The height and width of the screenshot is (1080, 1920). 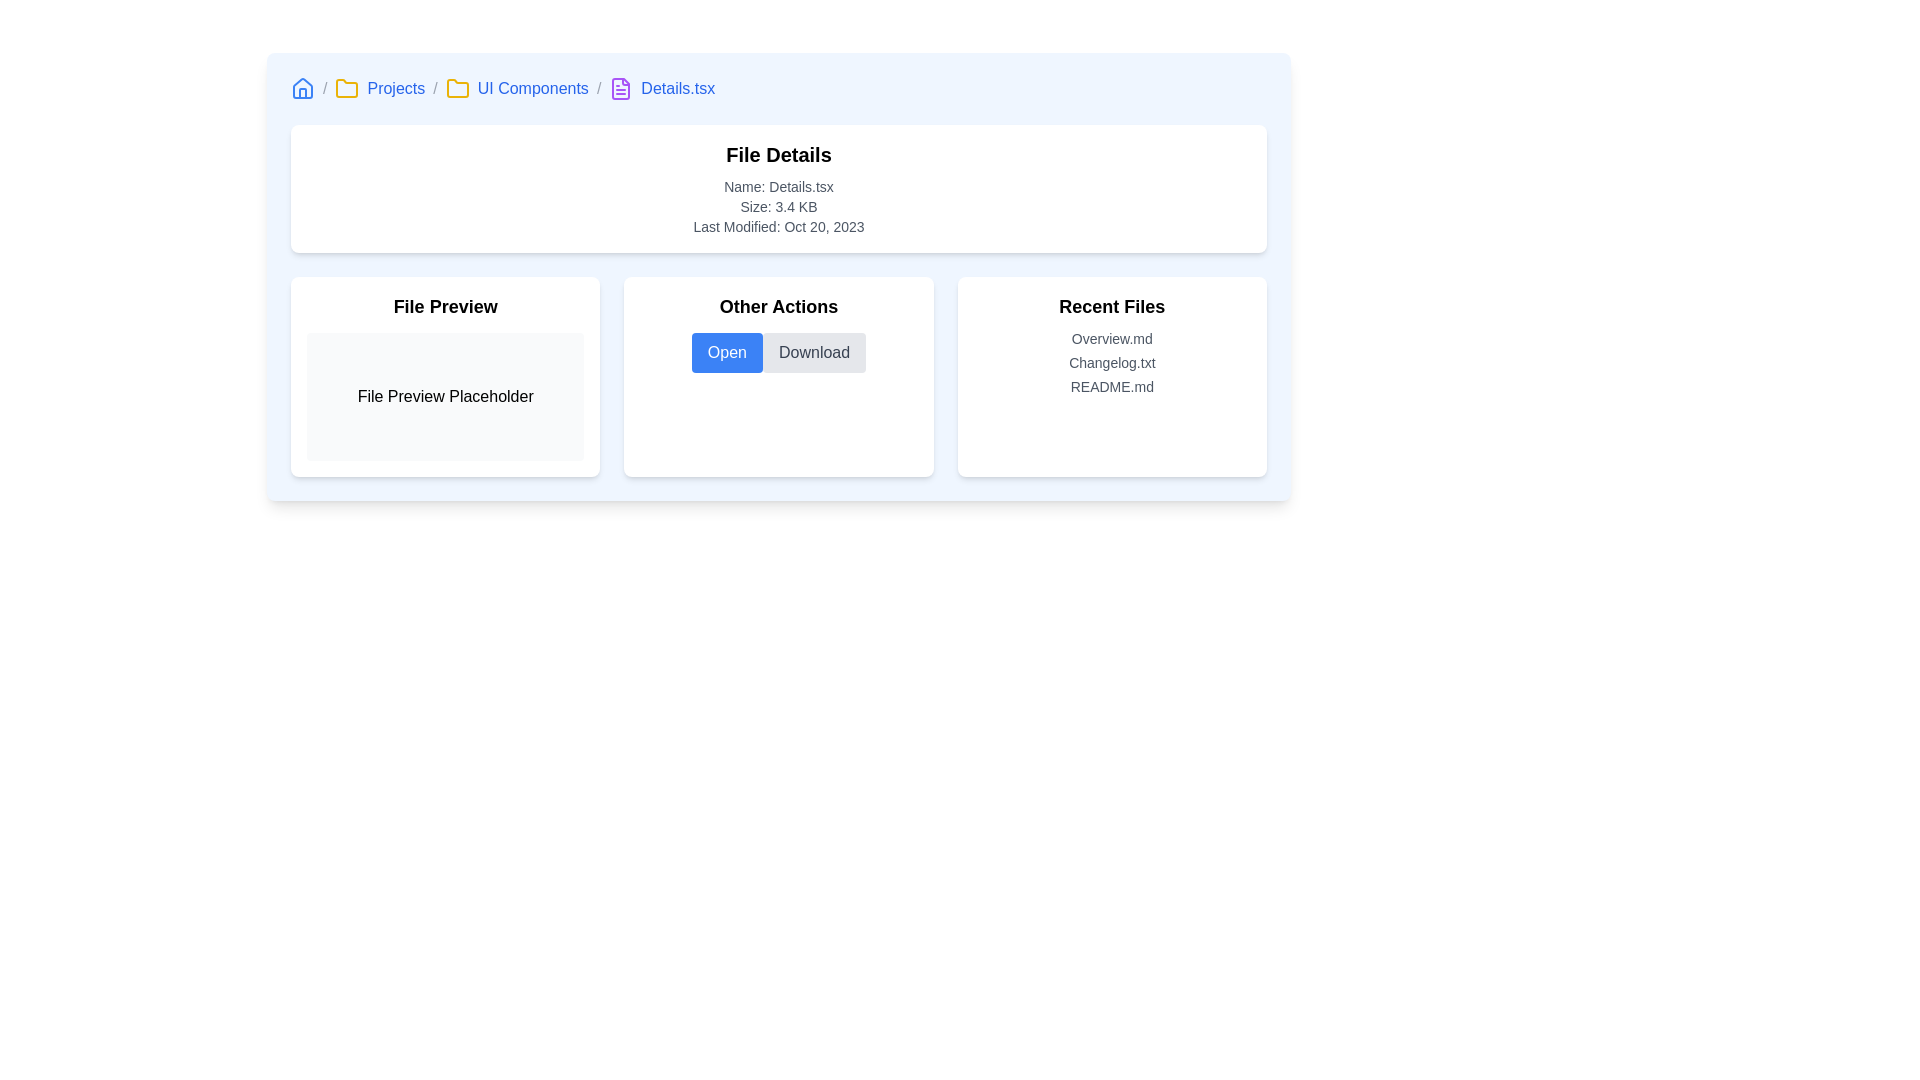 What do you see at coordinates (301, 87) in the screenshot?
I see `the blue house icon in the breadcrumb navigation` at bounding box center [301, 87].